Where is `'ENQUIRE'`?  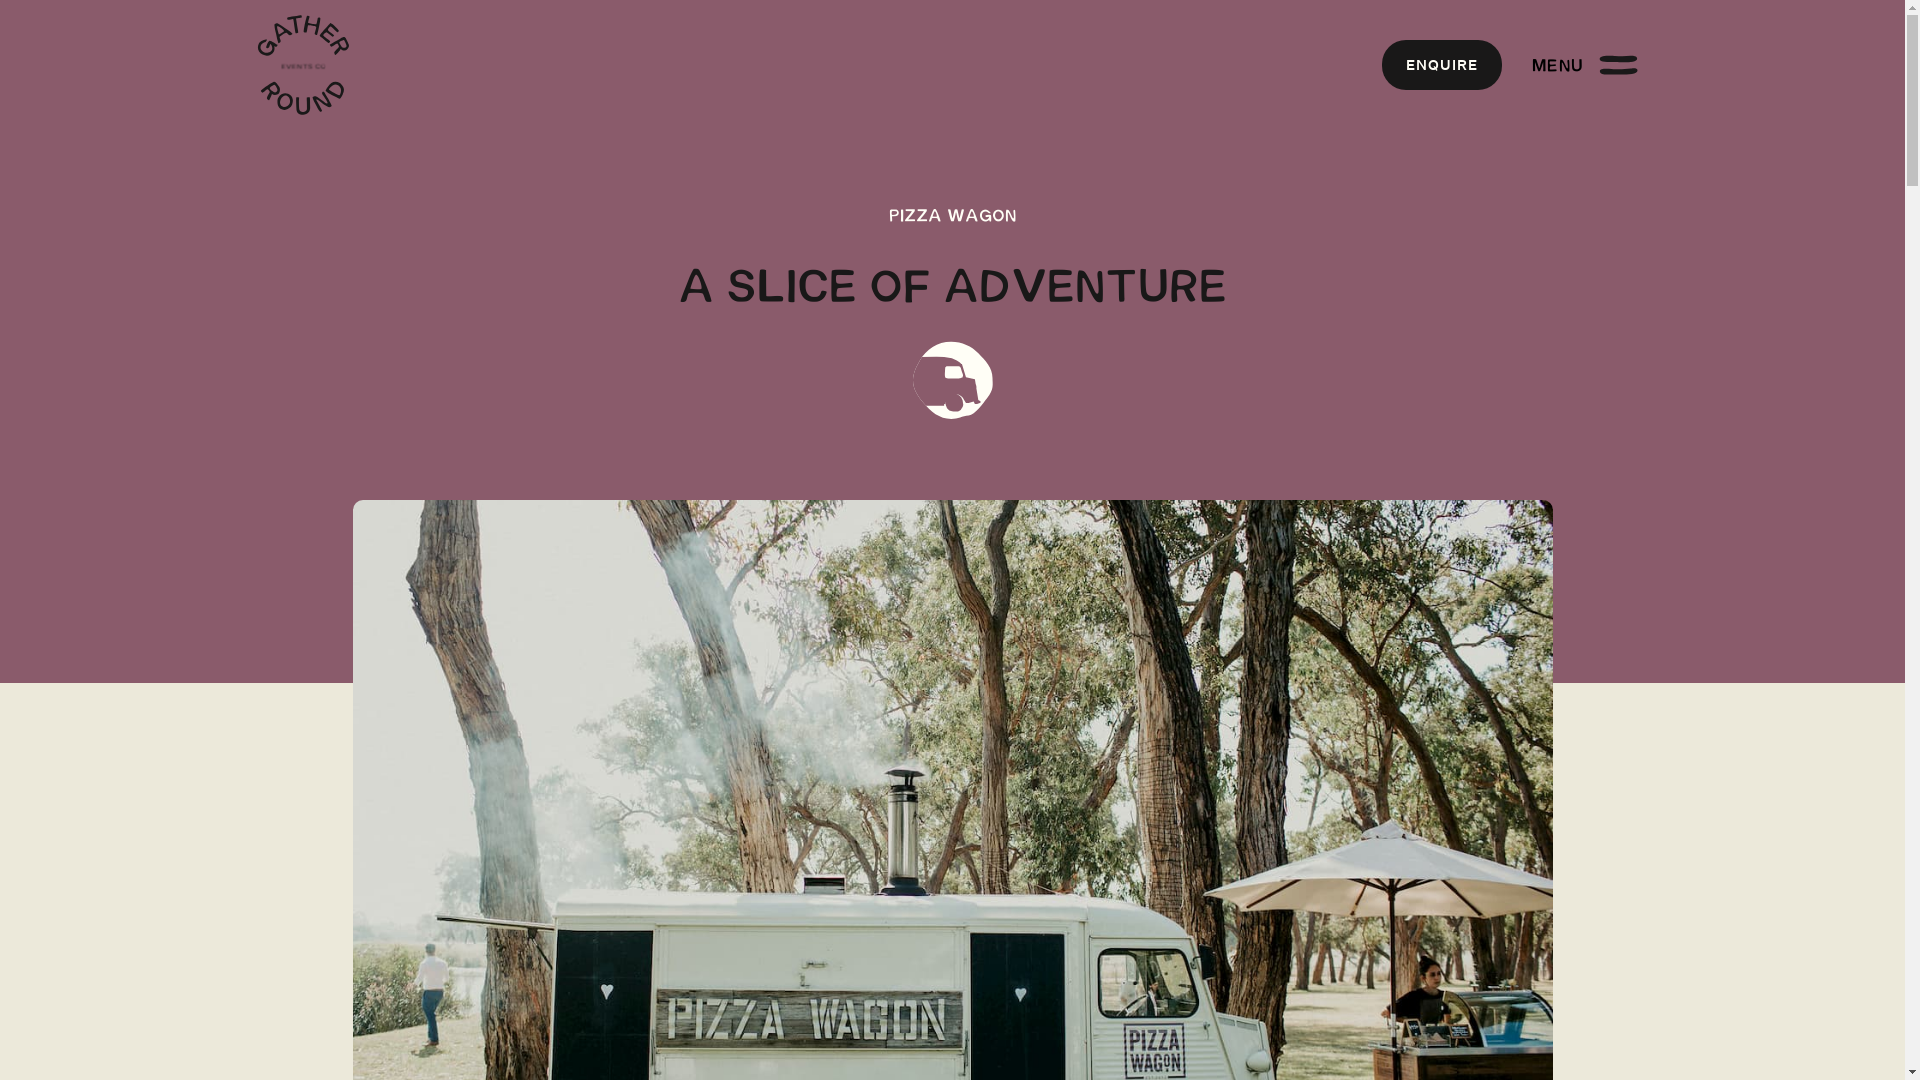 'ENQUIRE' is located at coordinates (1381, 64).